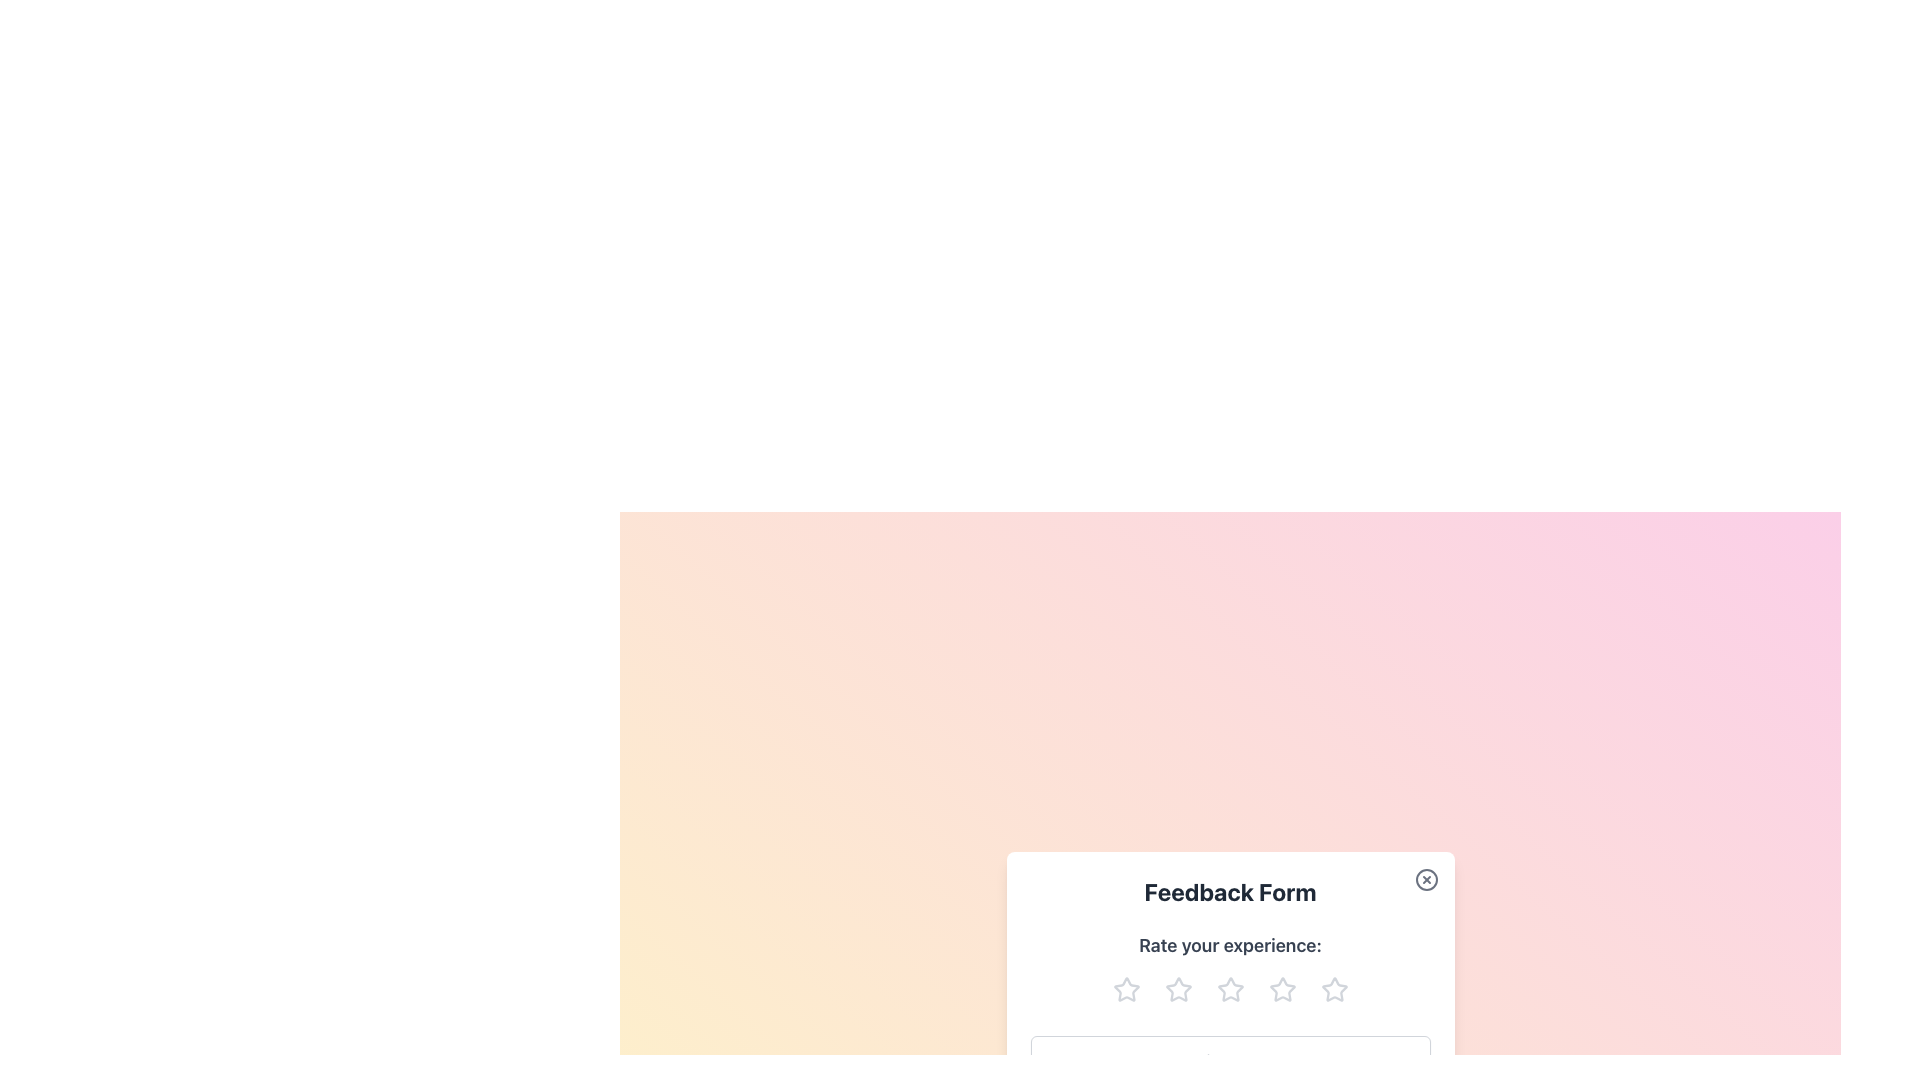 This screenshot has height=1080, width=1920. Describe the element at coordinates (1282, 988) in the screenshot. I see `the fourth star icon` at that location.